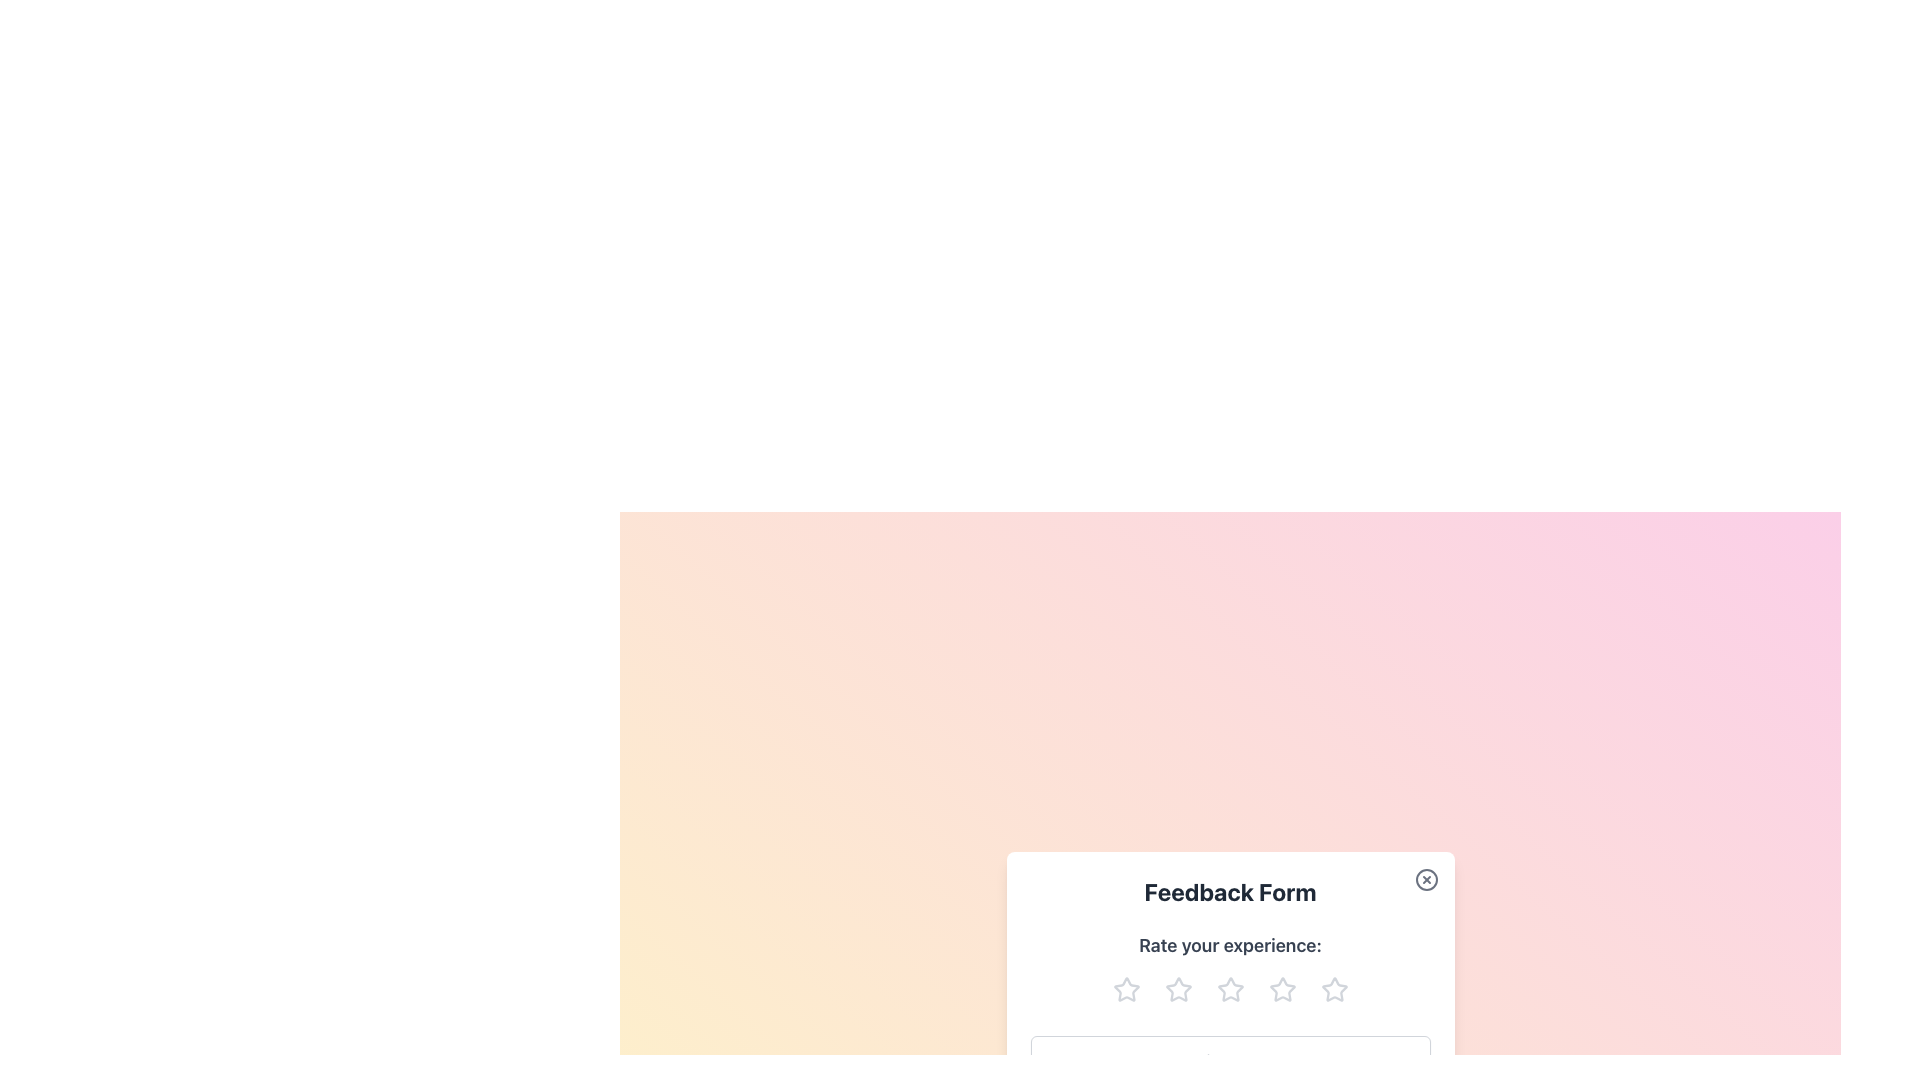 This screenshot has height=1080, width=1920. Describe the element at coordinates (1282, 988) in the screenshot. I see `the fourth star icon` at that location.